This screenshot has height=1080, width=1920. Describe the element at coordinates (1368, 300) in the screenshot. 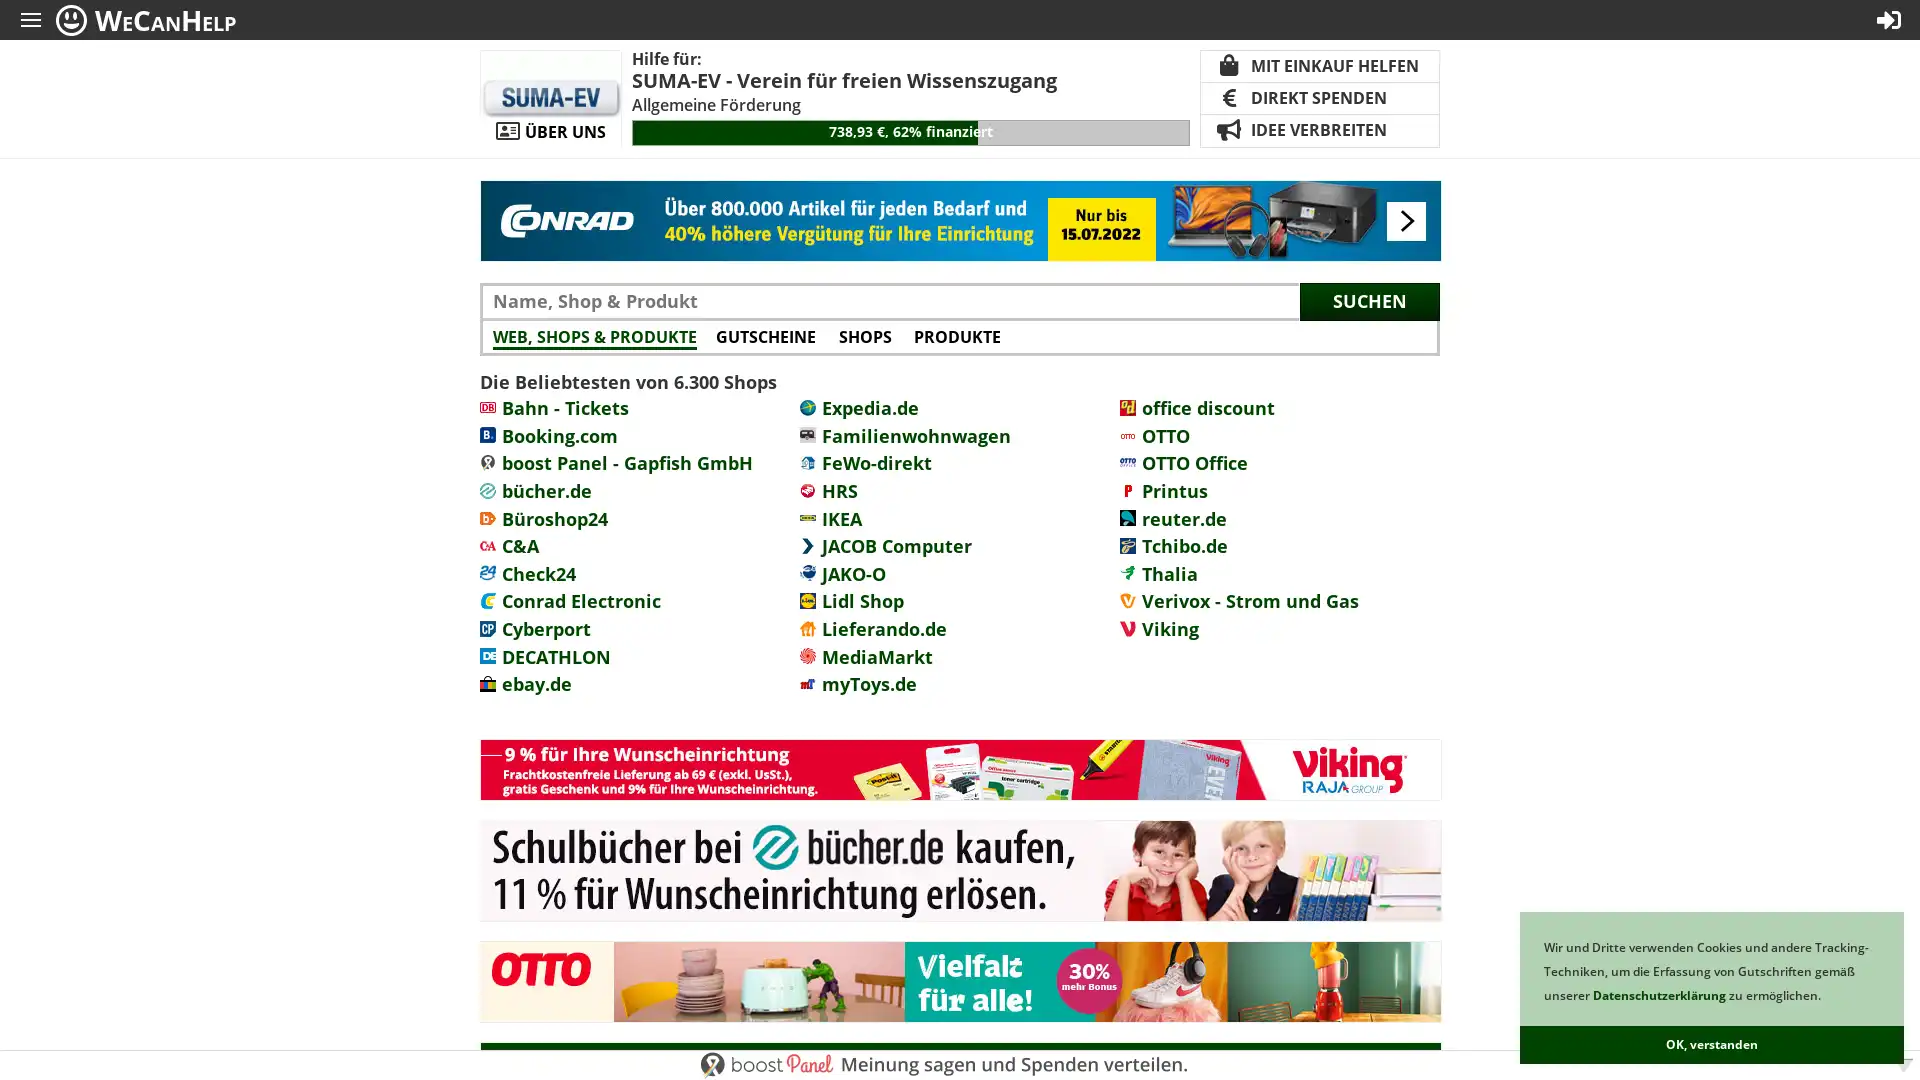

I see `Suchen` at that location.